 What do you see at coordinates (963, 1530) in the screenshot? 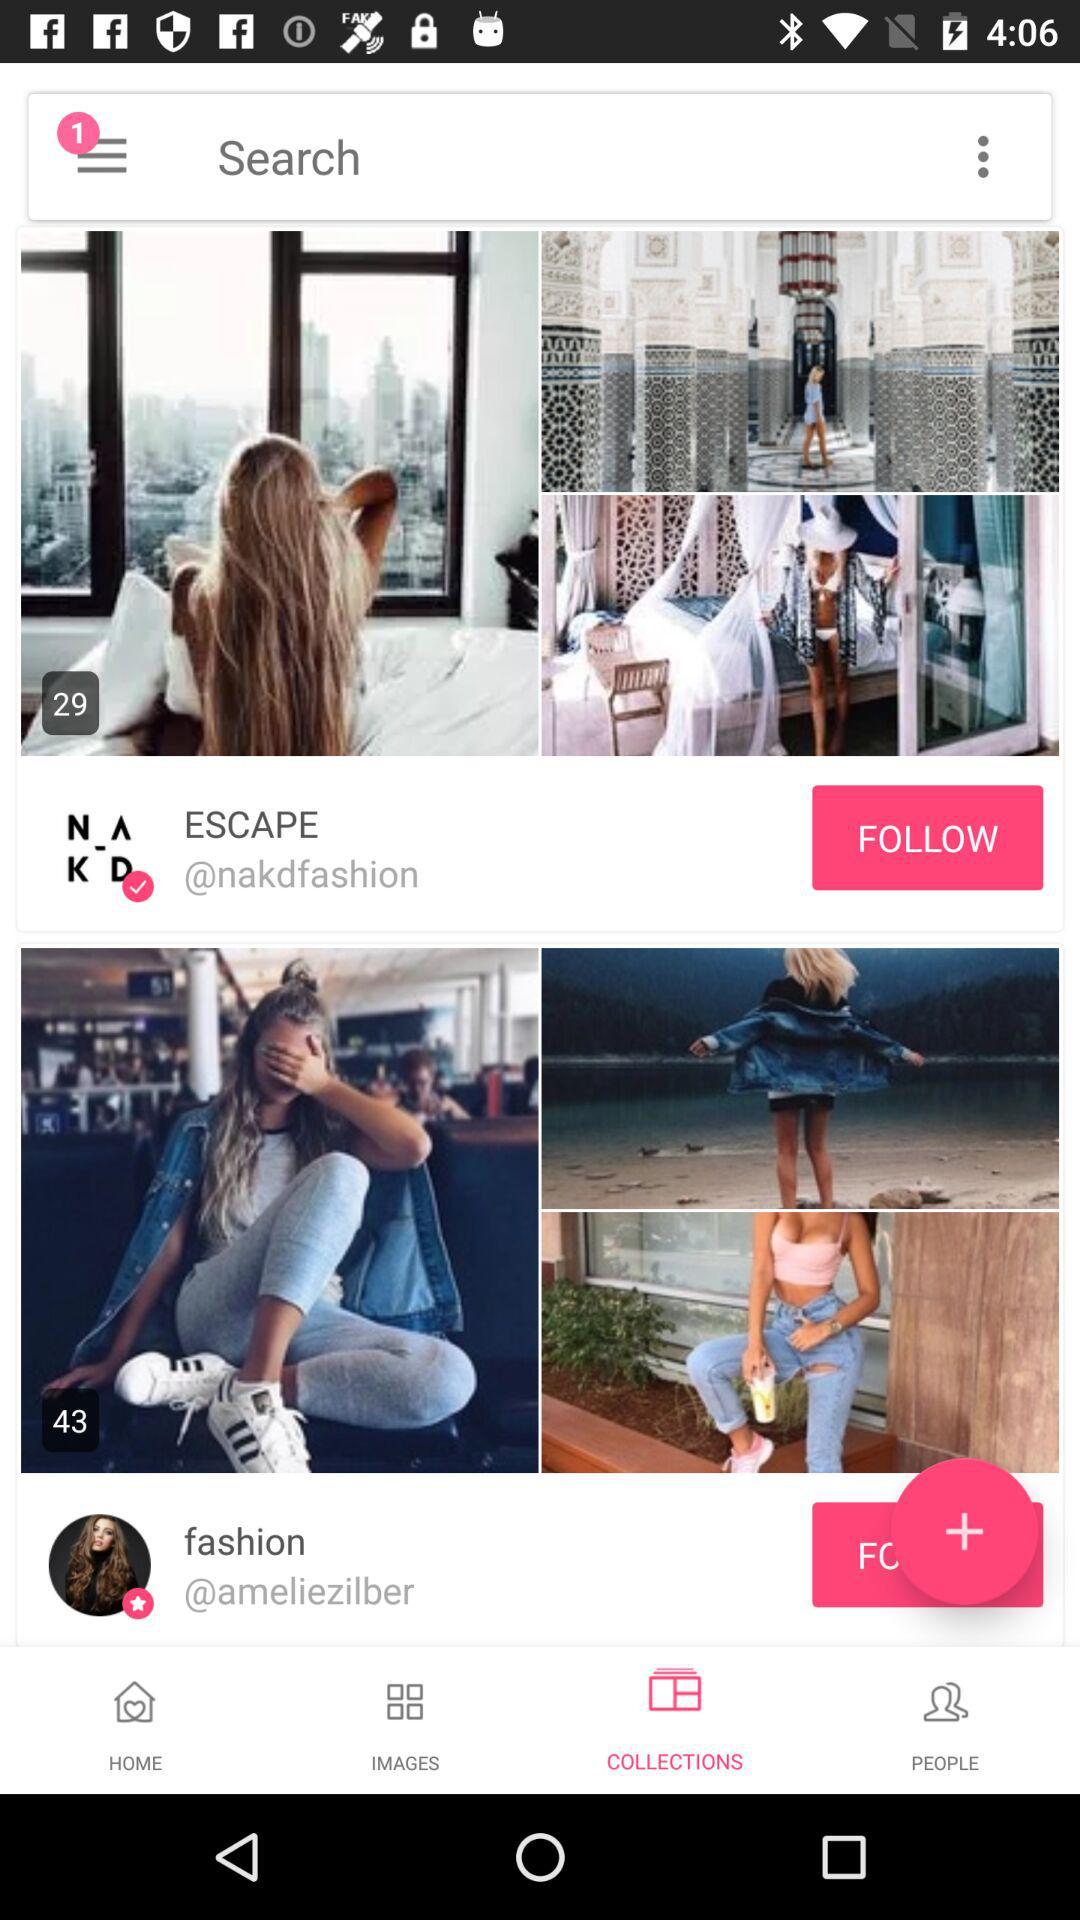
I see `post` at bounding box center [963, 1530].